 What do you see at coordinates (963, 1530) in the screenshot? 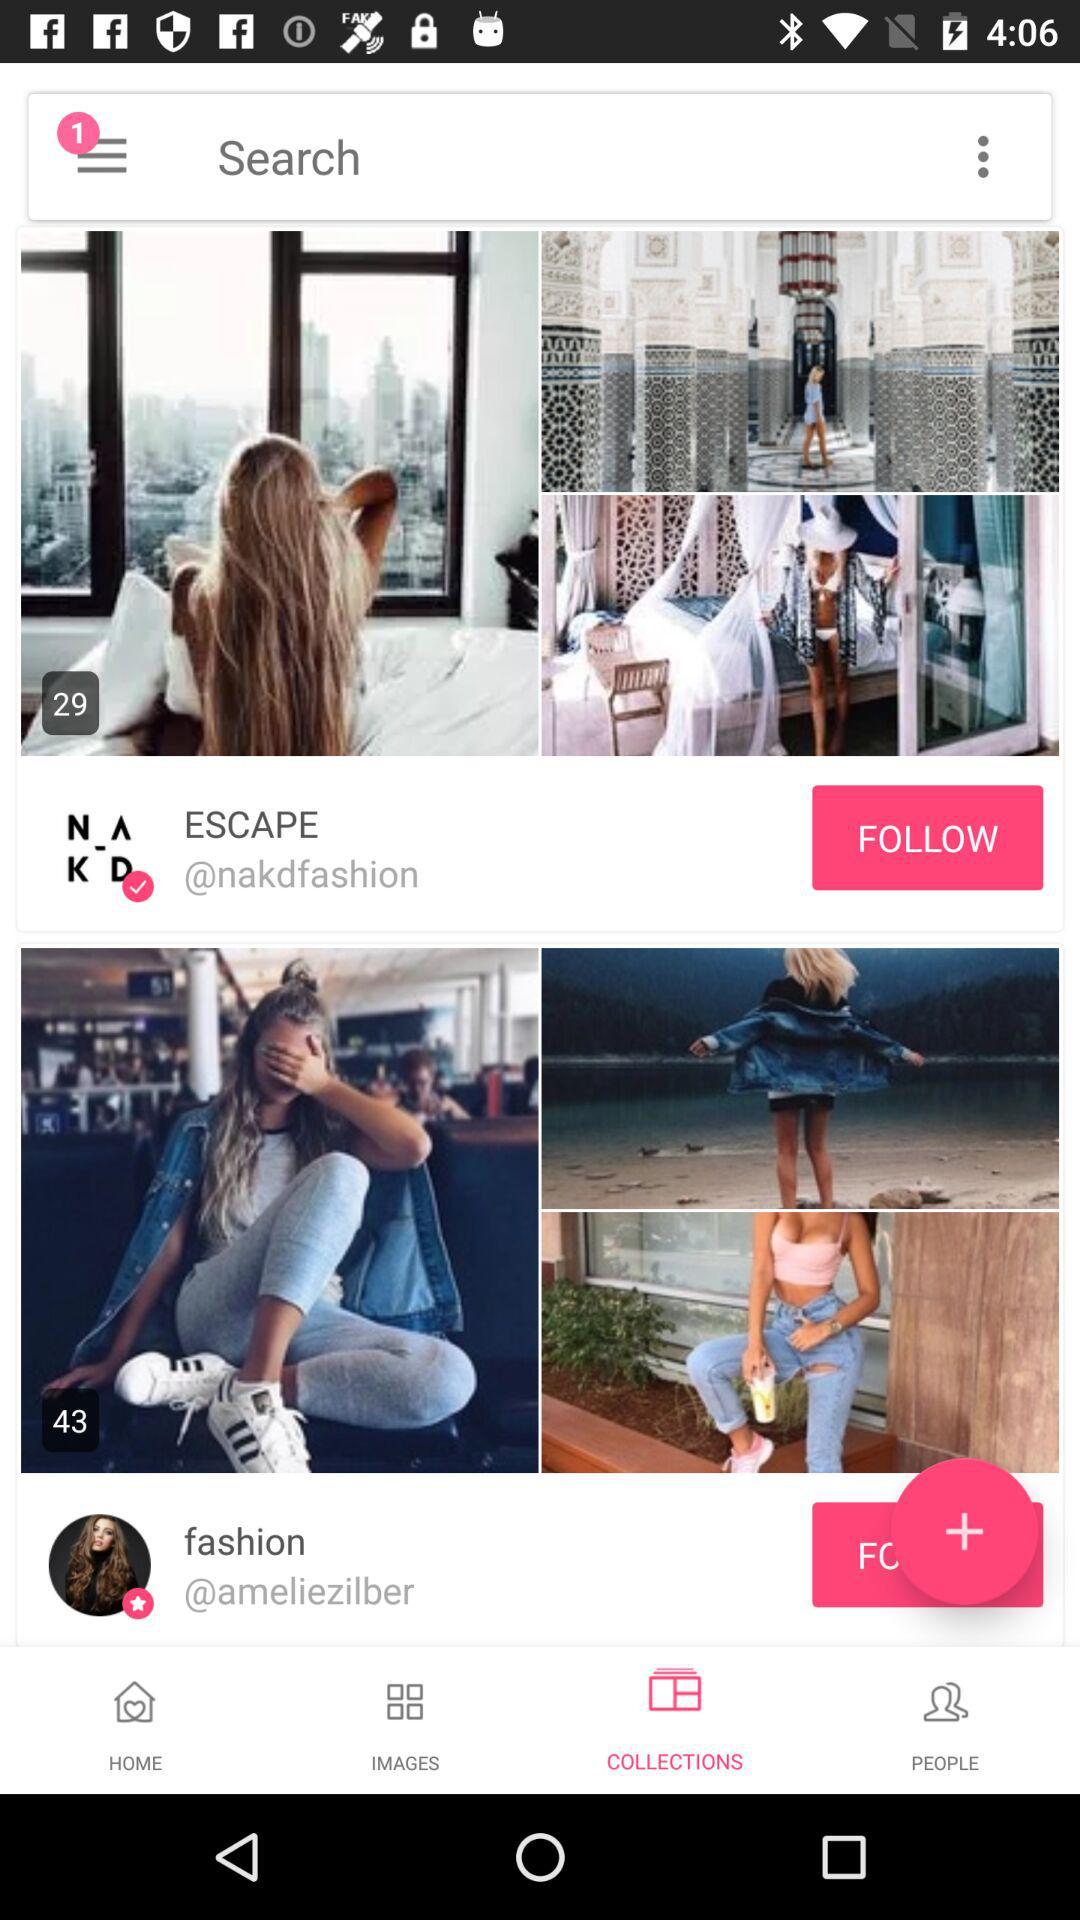
I see `post` at bounding box center [963, 1530].